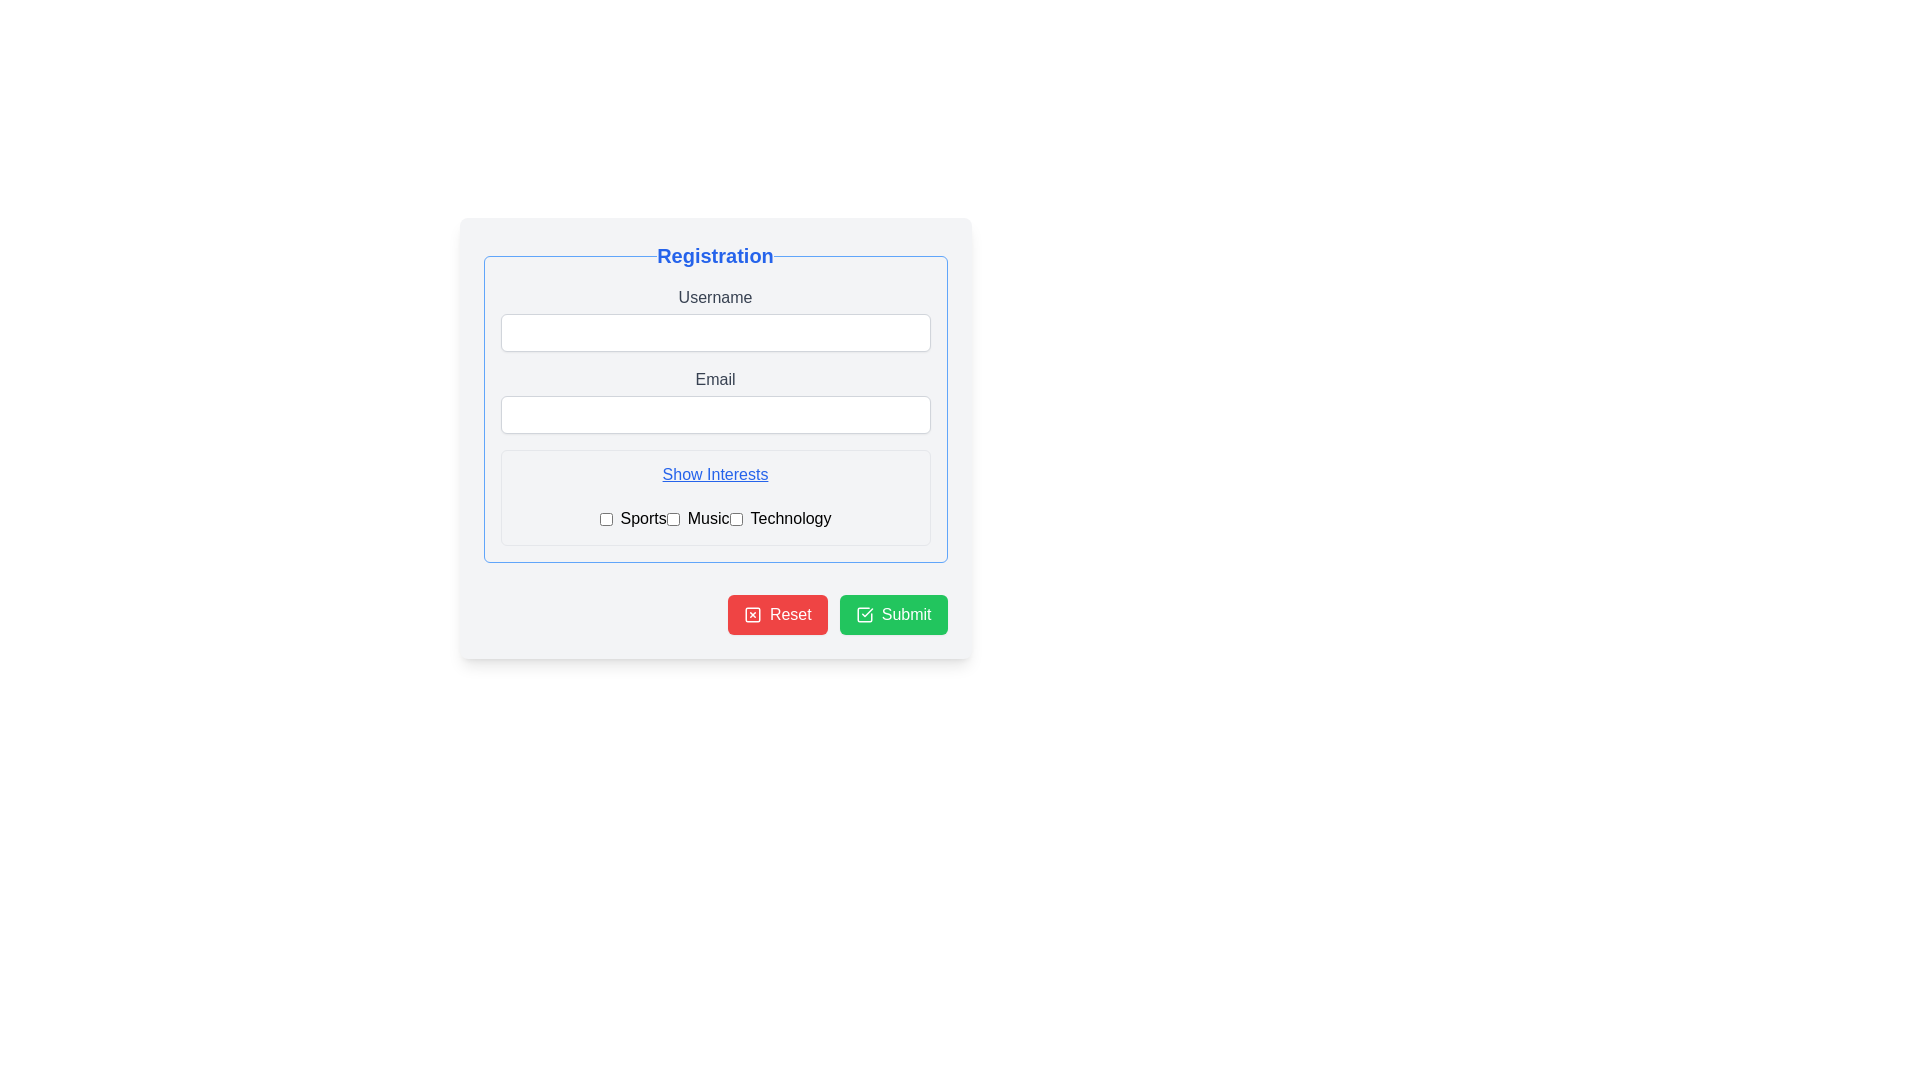  What do you see at coordinates (715, 331) in the screenshot?
I see `the username input field located within the 'Registration' section, positioned below the 'Username' label, to enable typing` at bounding box center [715, 331].